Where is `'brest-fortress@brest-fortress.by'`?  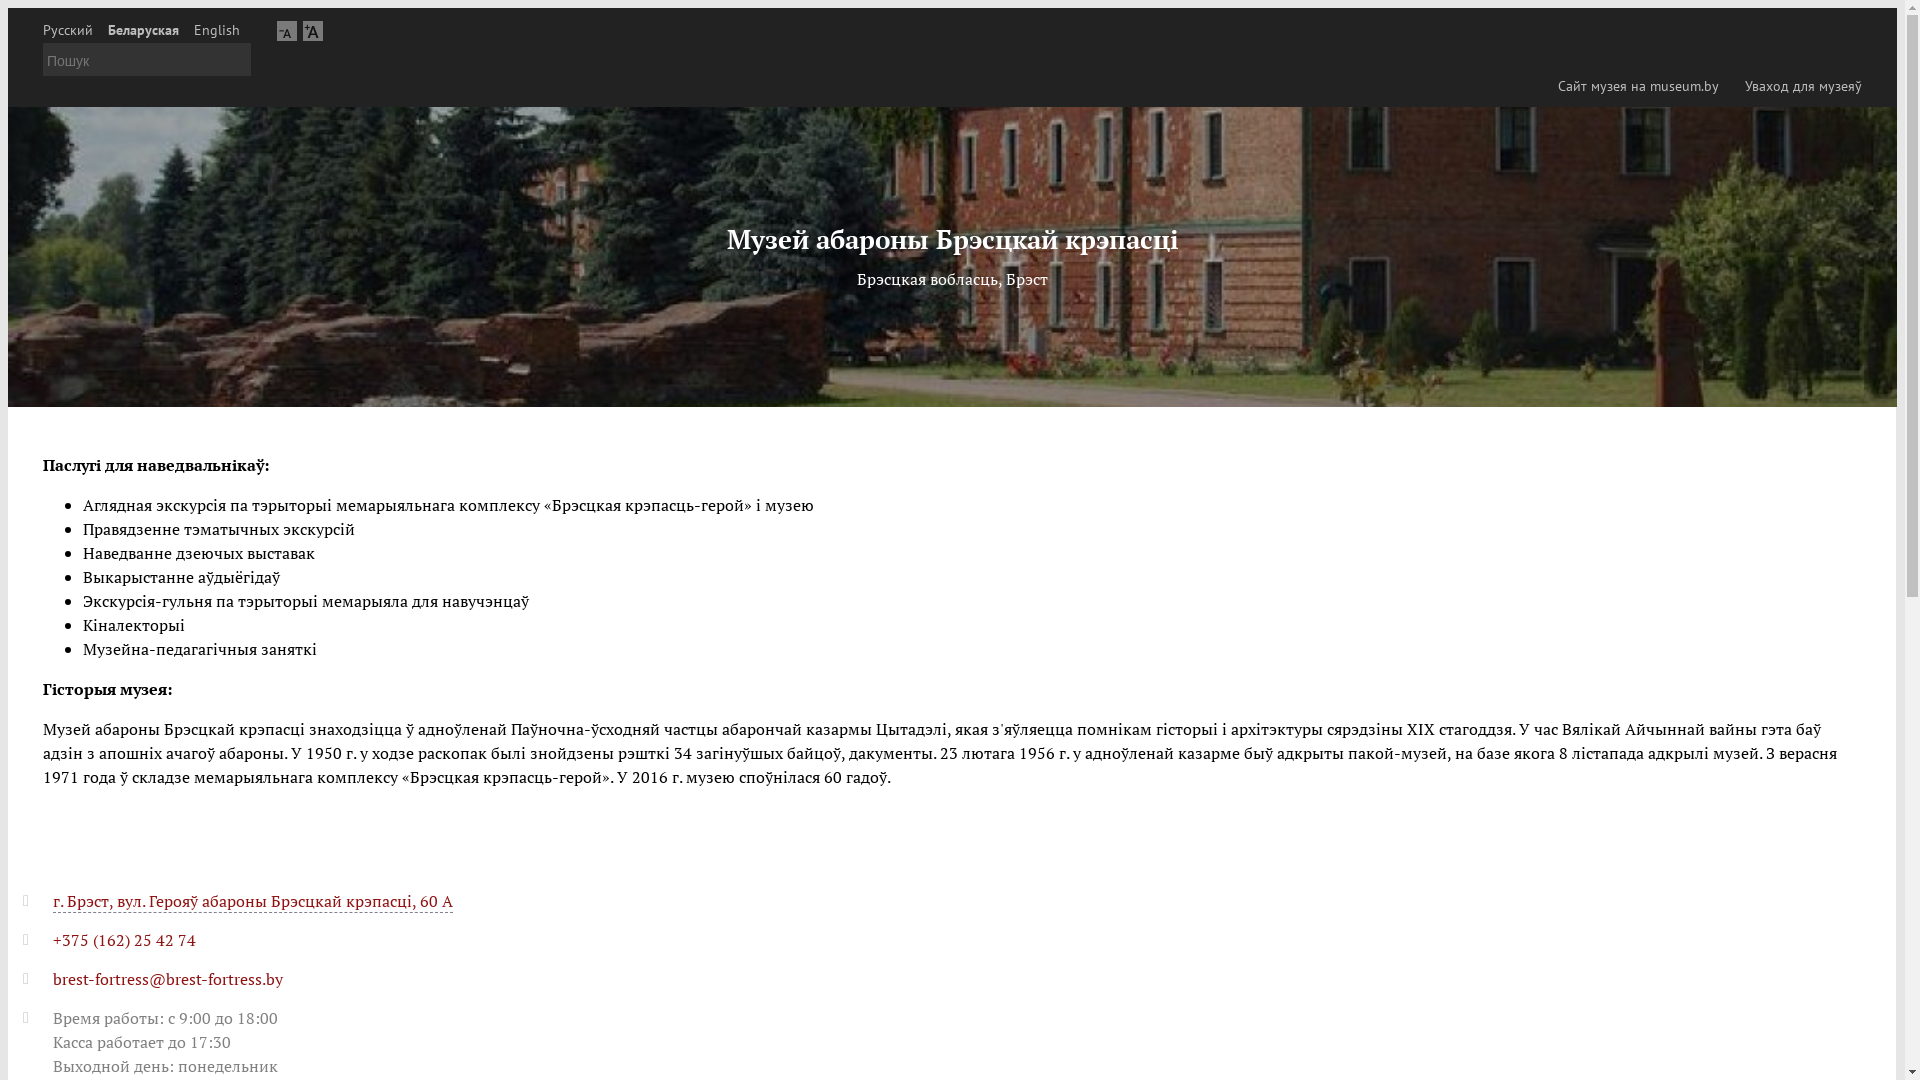
'brest-fortress@brest-fortress.by' is located at coordinates (168, 978).